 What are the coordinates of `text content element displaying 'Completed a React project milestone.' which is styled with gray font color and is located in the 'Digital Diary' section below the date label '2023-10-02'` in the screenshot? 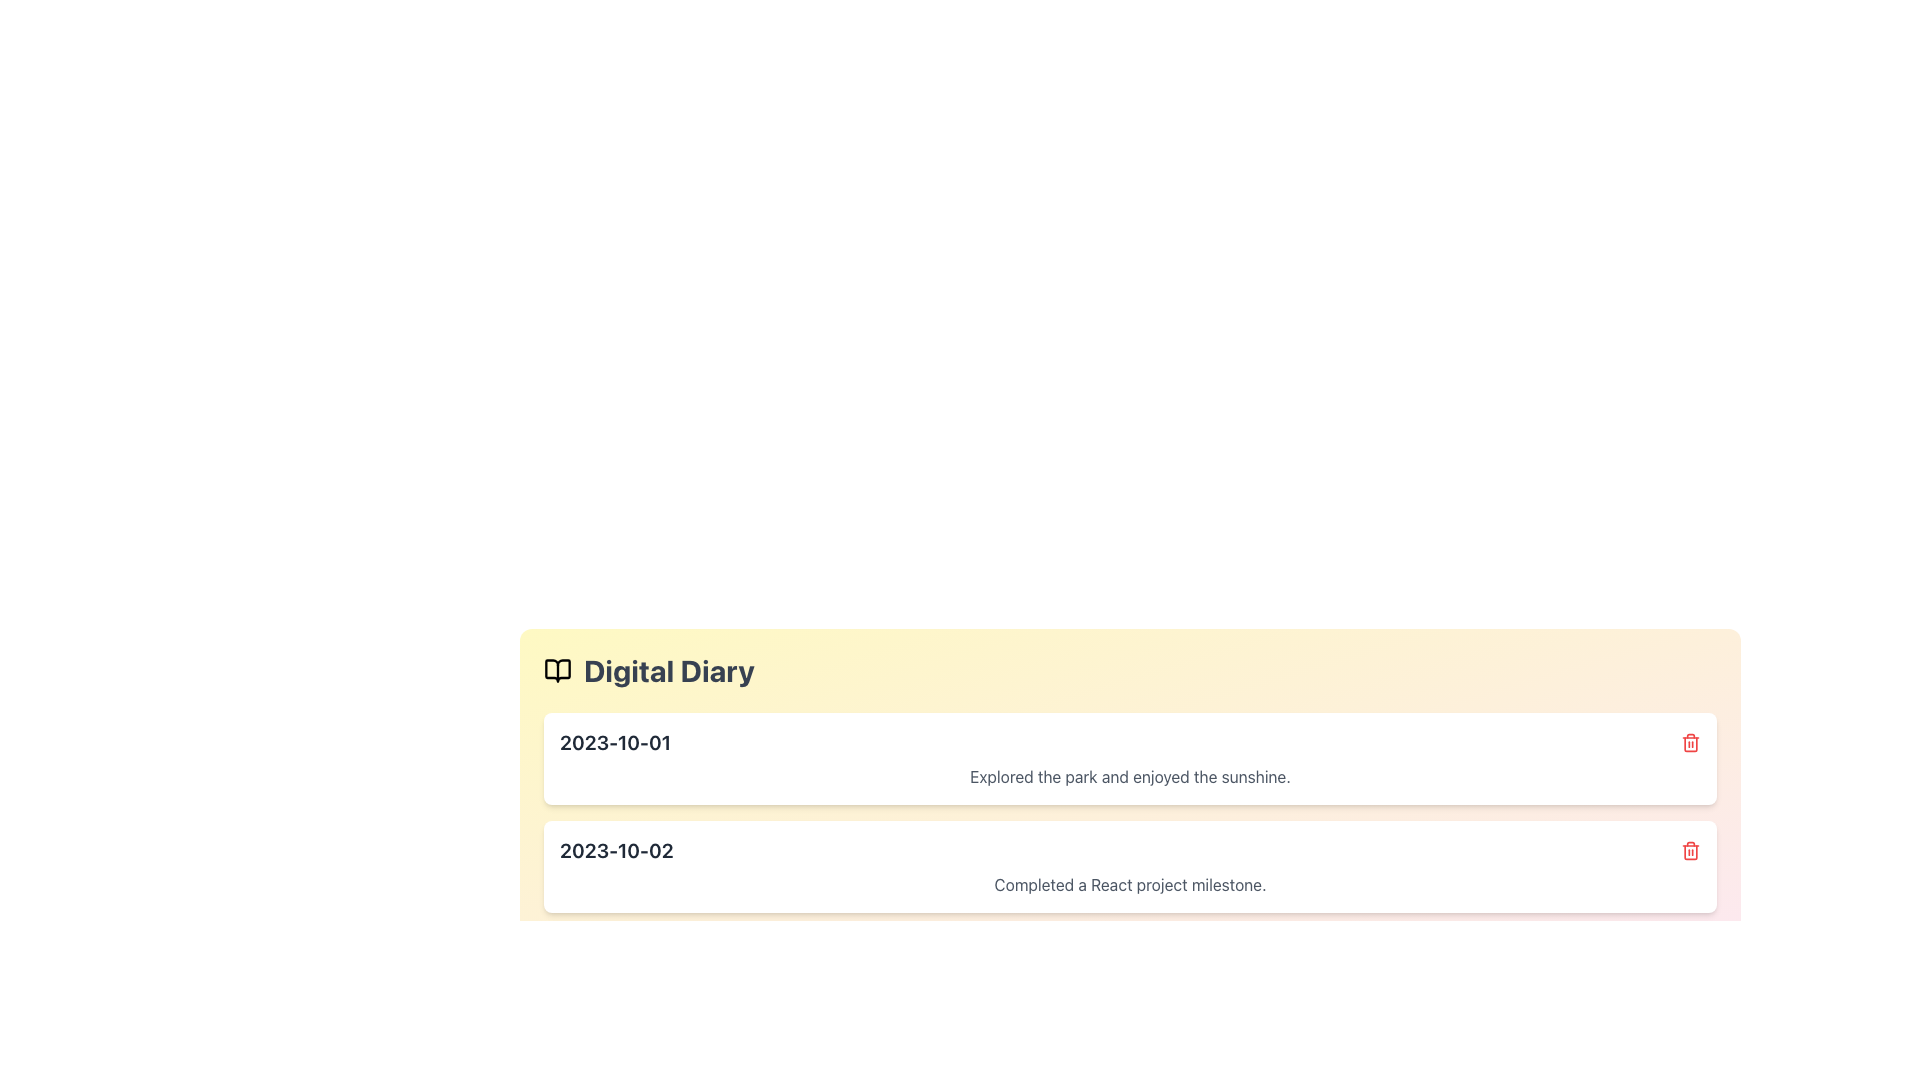 It's located at (1130, 883).